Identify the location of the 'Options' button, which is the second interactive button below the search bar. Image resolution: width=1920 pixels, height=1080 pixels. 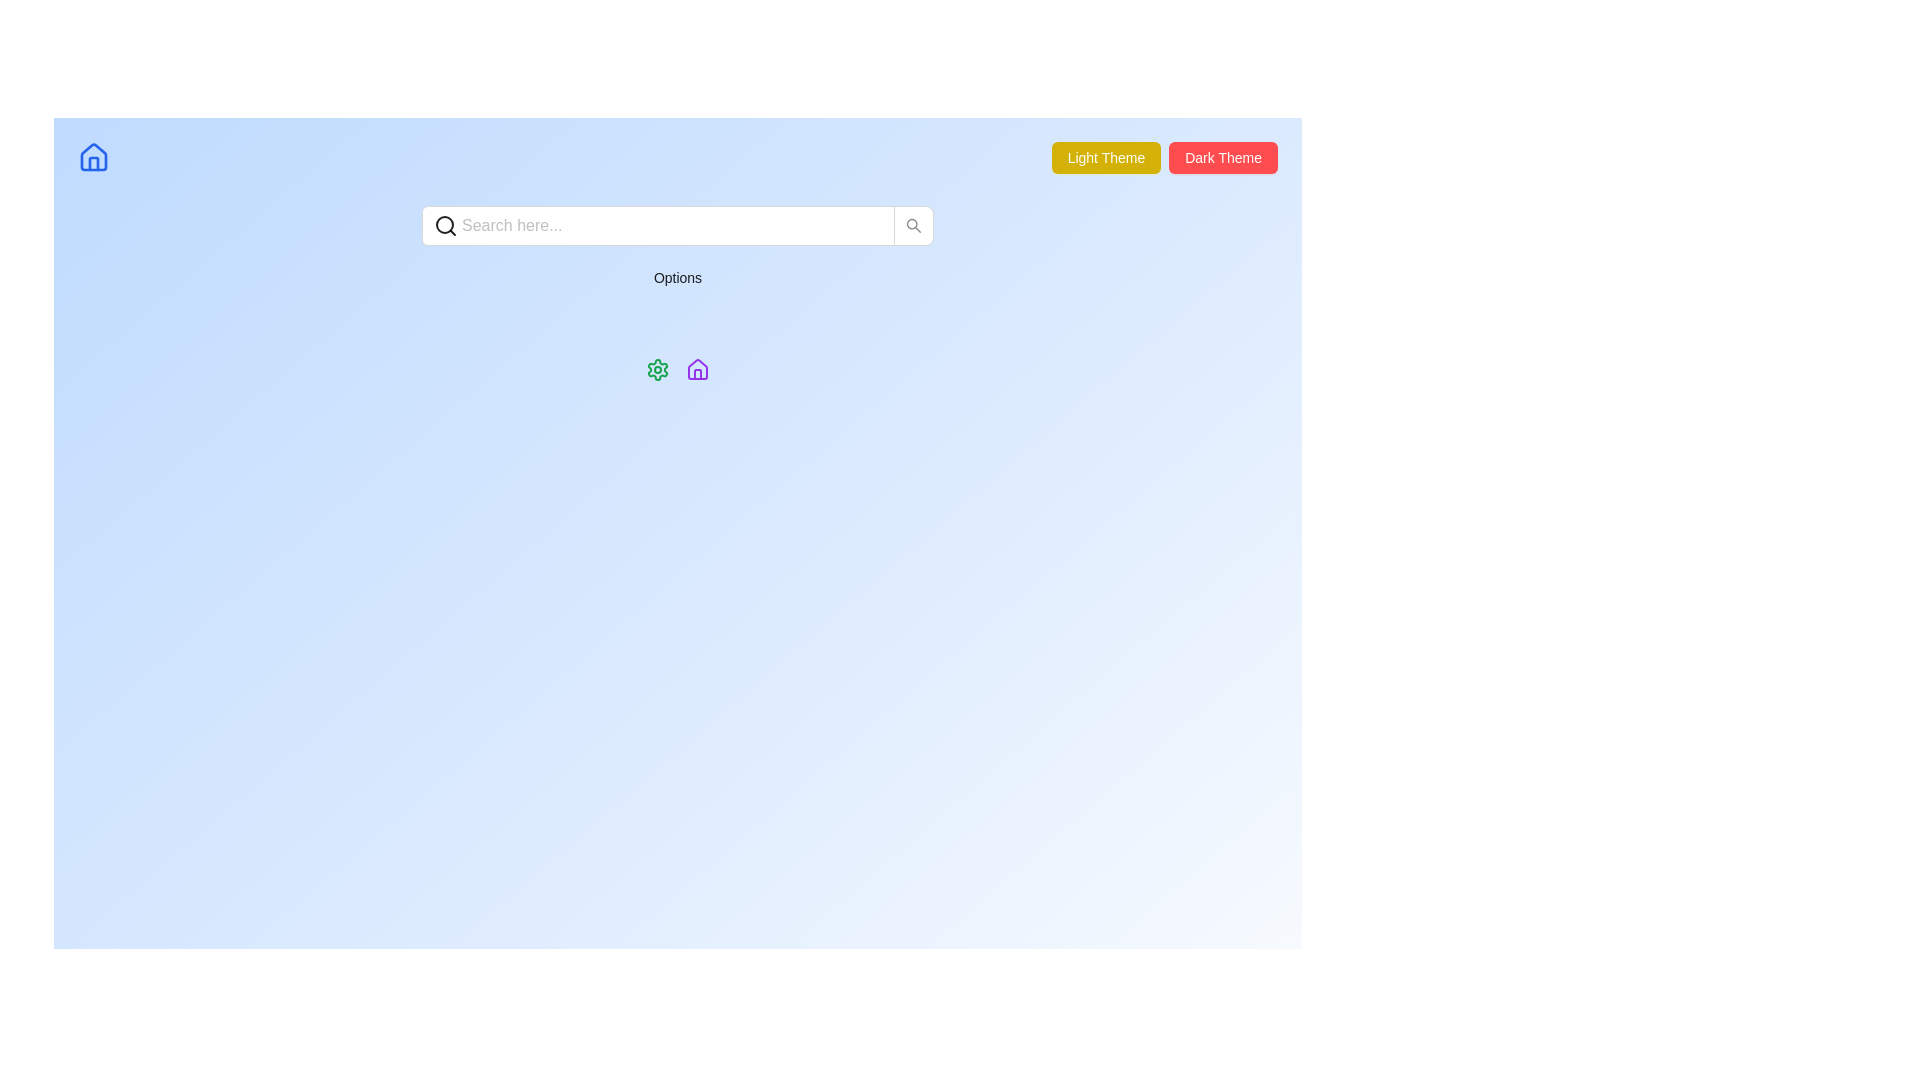
(677, 277).